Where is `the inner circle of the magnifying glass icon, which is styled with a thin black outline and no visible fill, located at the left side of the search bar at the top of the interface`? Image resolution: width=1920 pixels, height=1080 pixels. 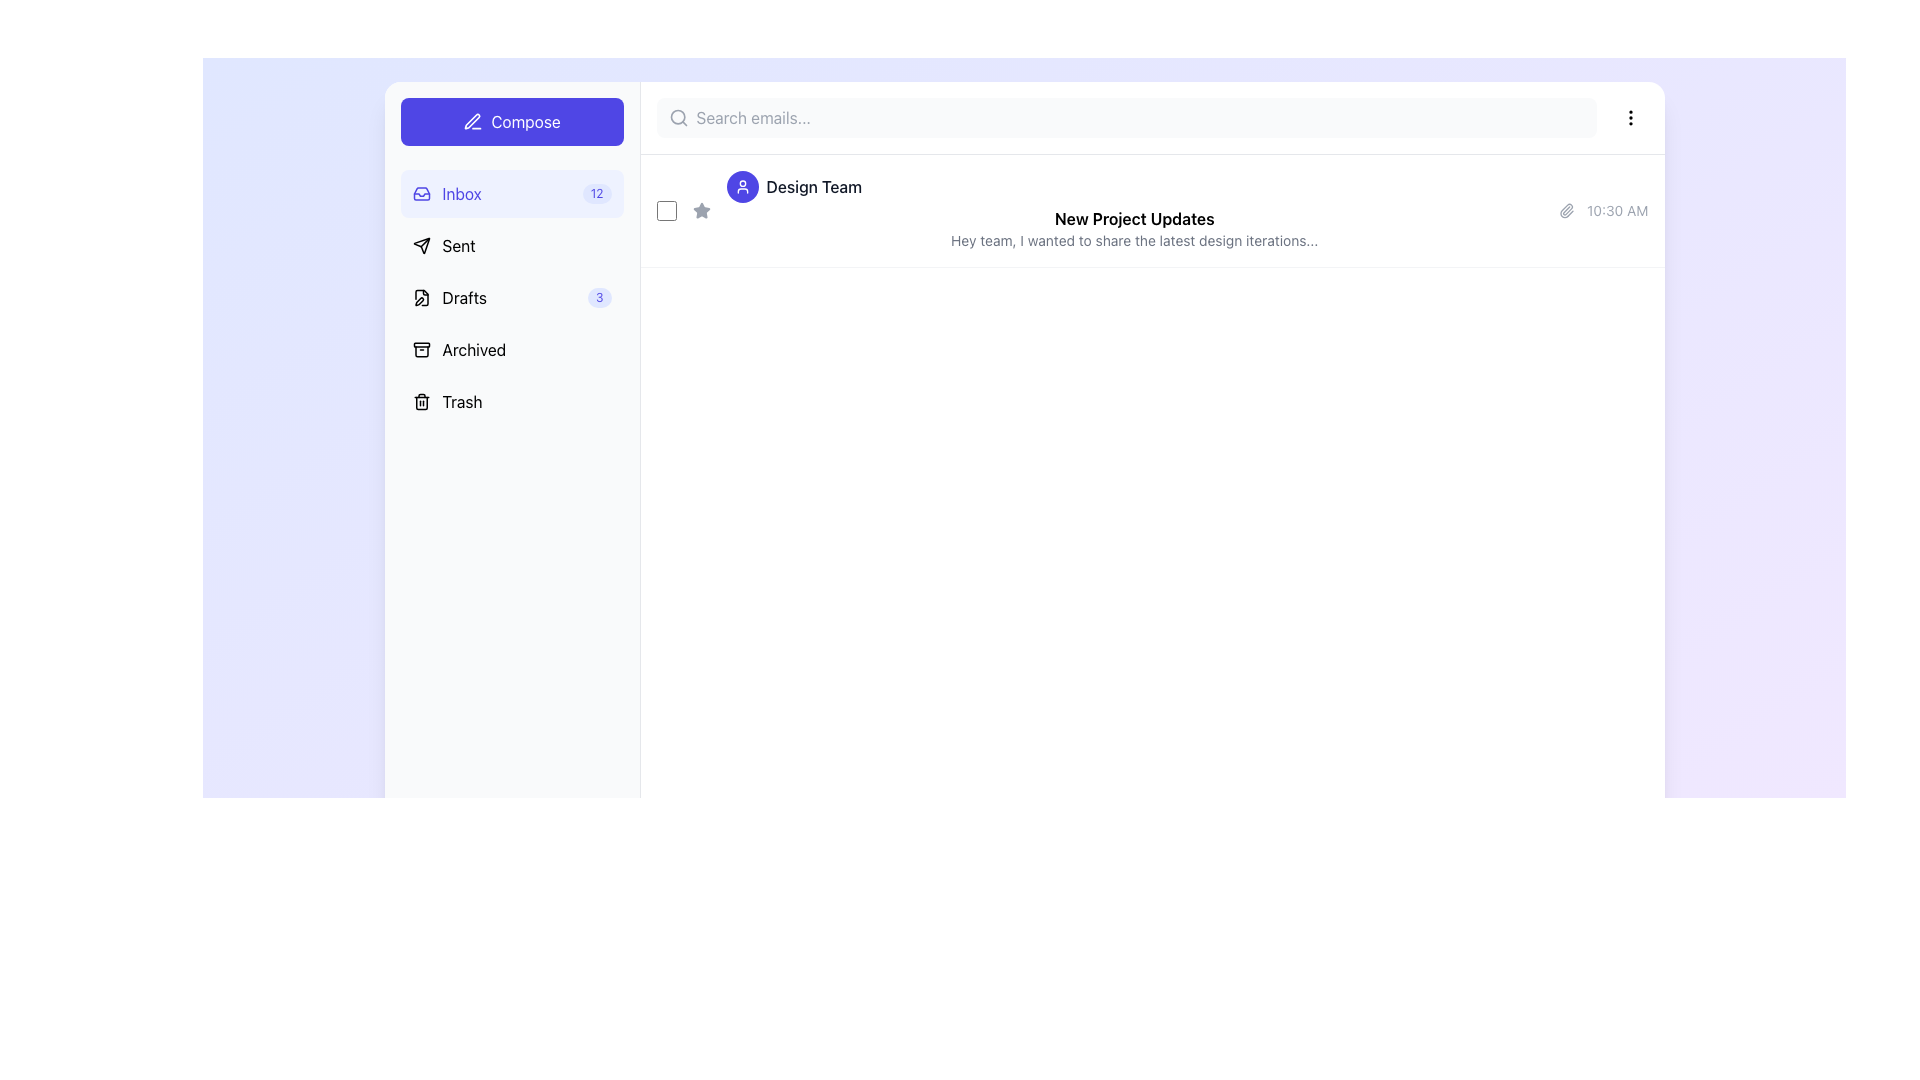
the inner circle of the magnifying glass icon, which is styled with a thin black outline and no visible fill, located at the left side of the search bar at the top of the interface is located at coordinates (677, 117).